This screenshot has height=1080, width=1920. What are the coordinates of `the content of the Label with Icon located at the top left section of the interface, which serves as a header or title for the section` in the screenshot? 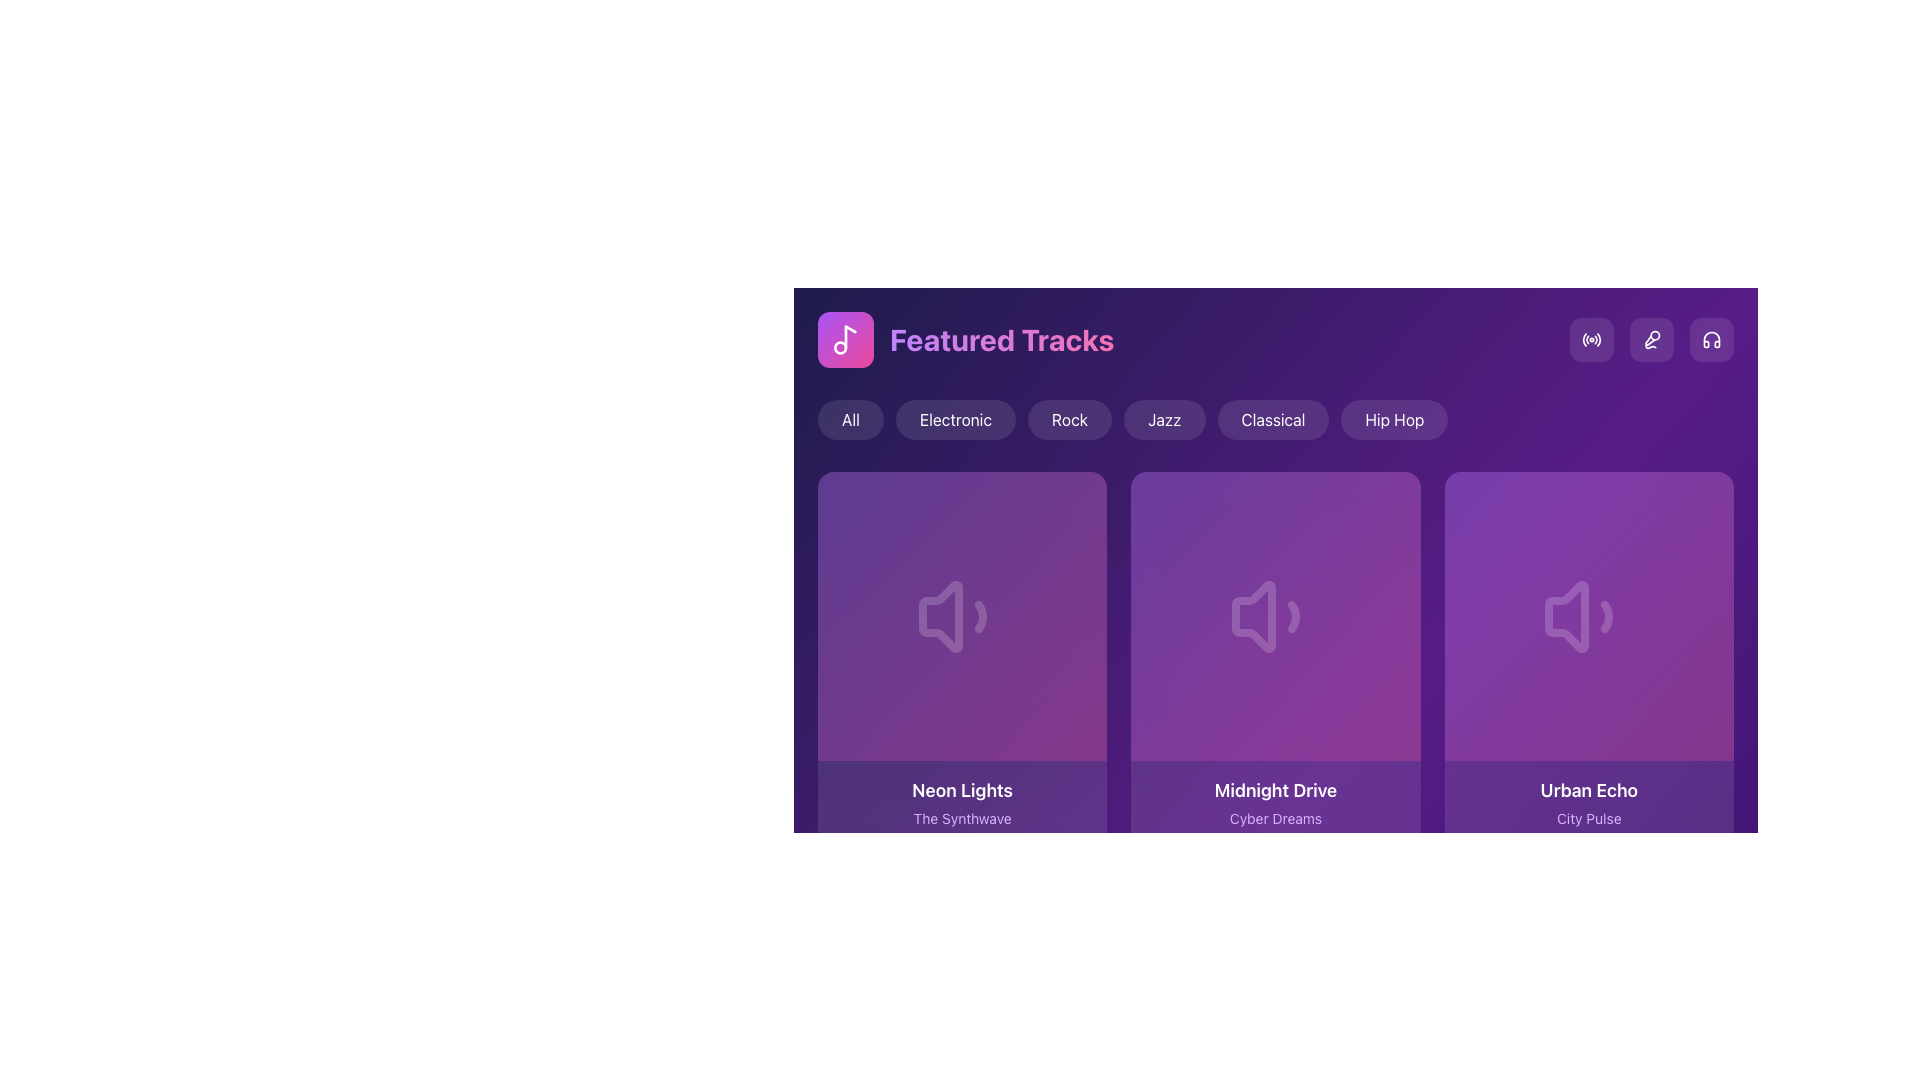 It's located at (966, 338).